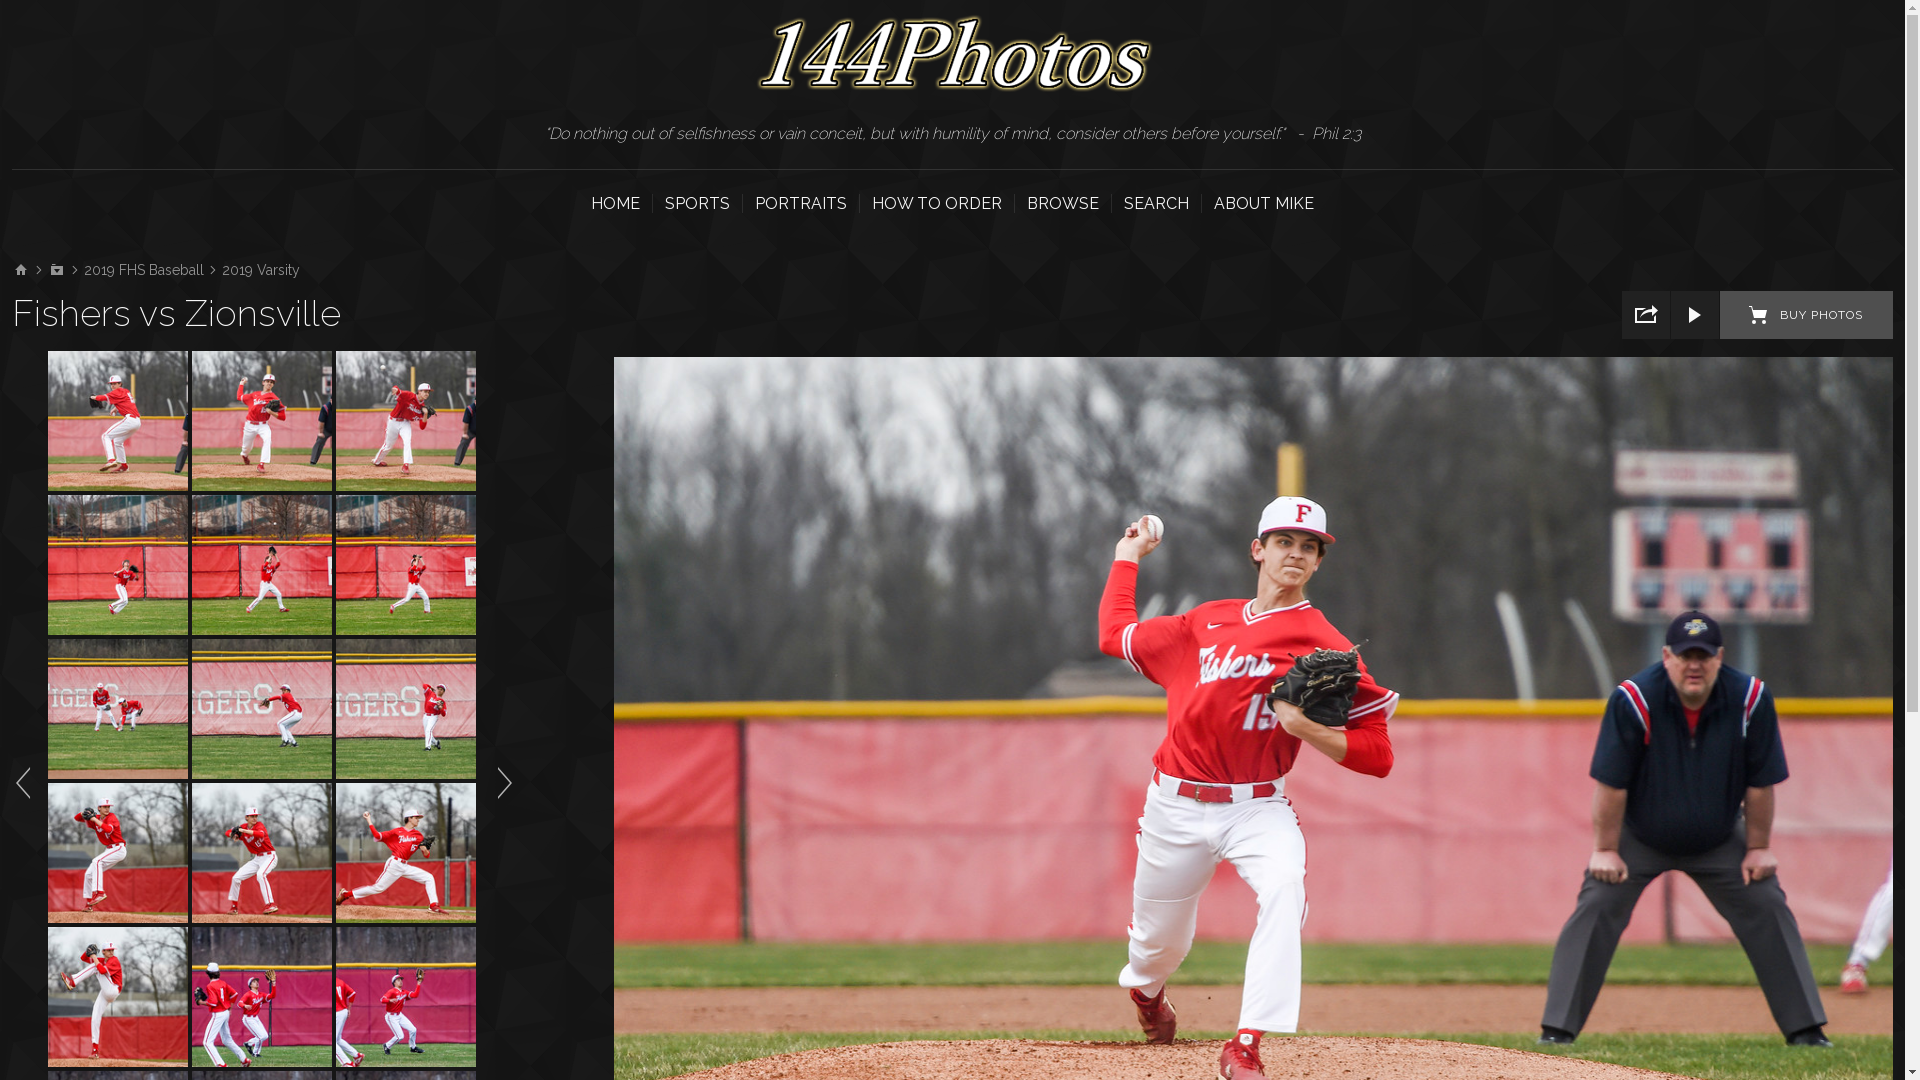 The image size is (1920, 1080). I want to click on 'Share Gallery', so click(1646, 315).